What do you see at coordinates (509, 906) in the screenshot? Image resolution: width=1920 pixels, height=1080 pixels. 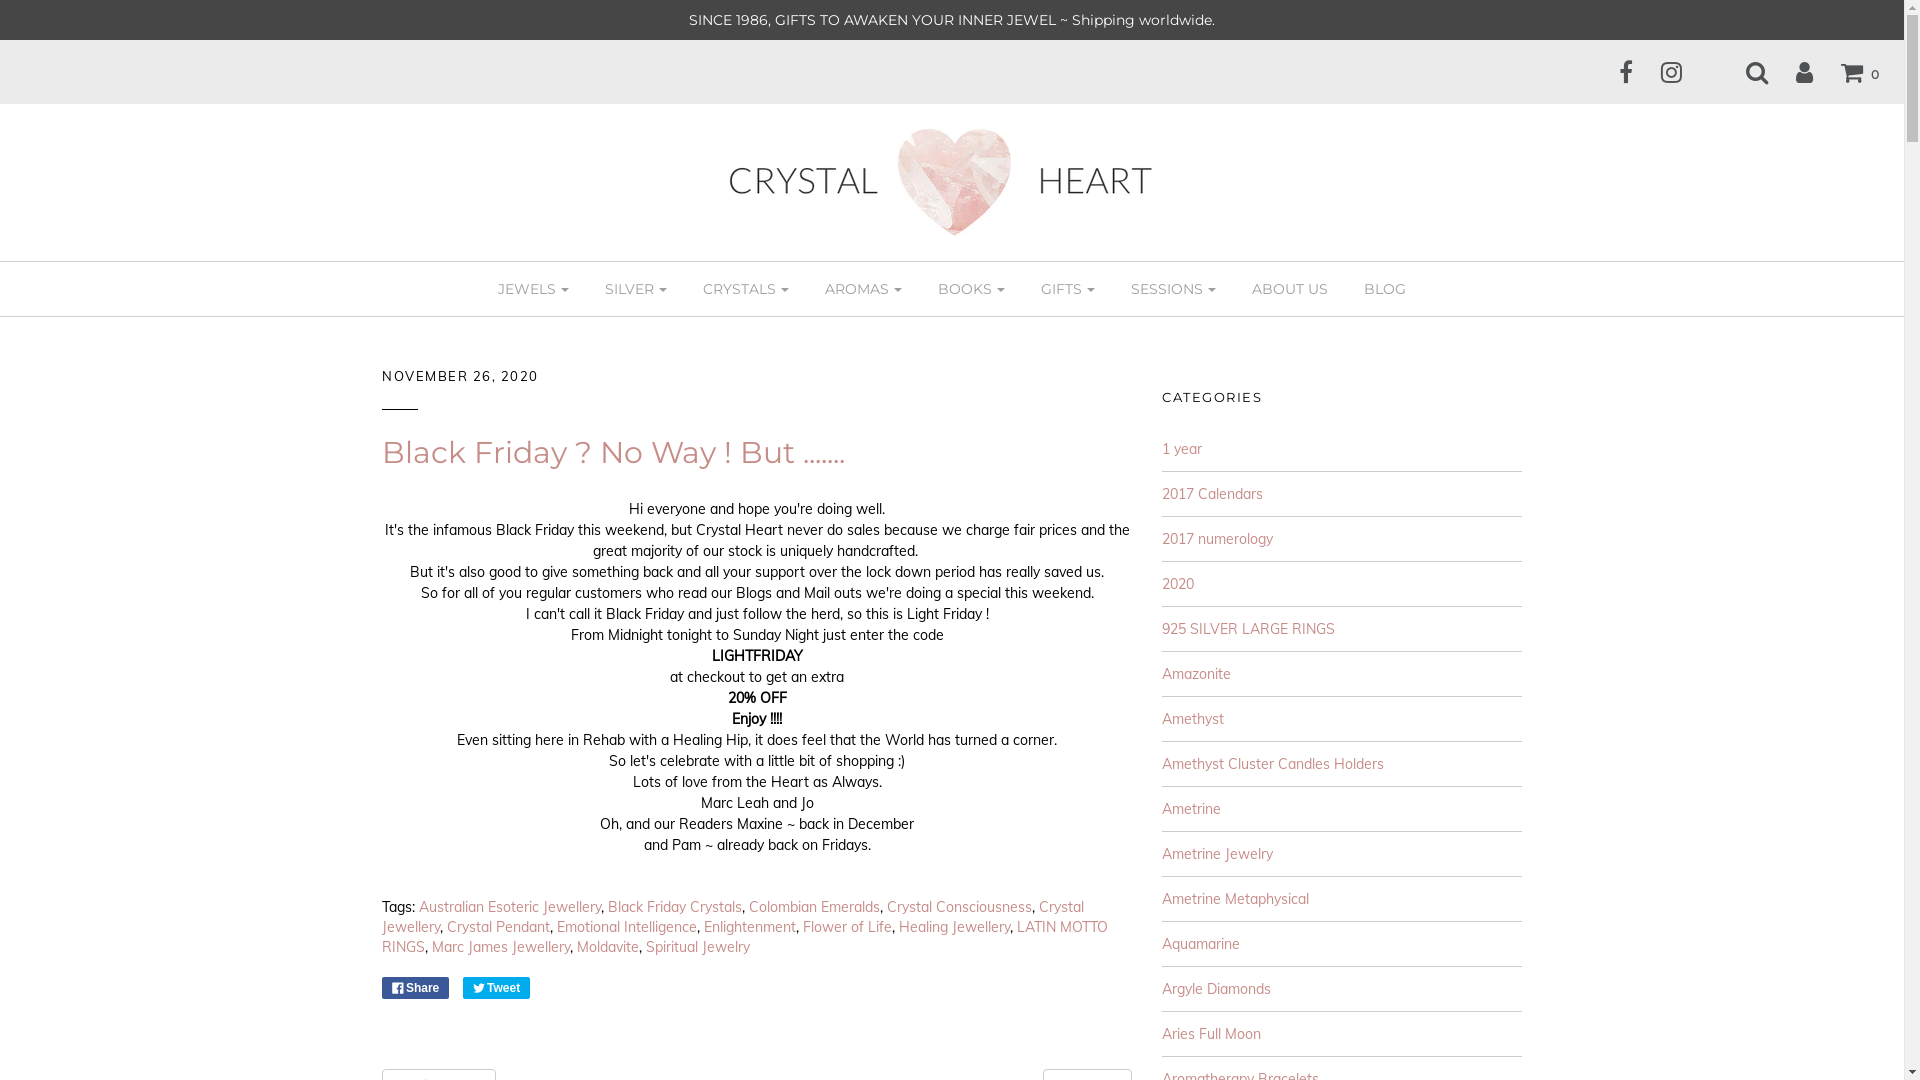 I see `'Australian Esoteric Jewellery'` at bounding box center [509, 906].